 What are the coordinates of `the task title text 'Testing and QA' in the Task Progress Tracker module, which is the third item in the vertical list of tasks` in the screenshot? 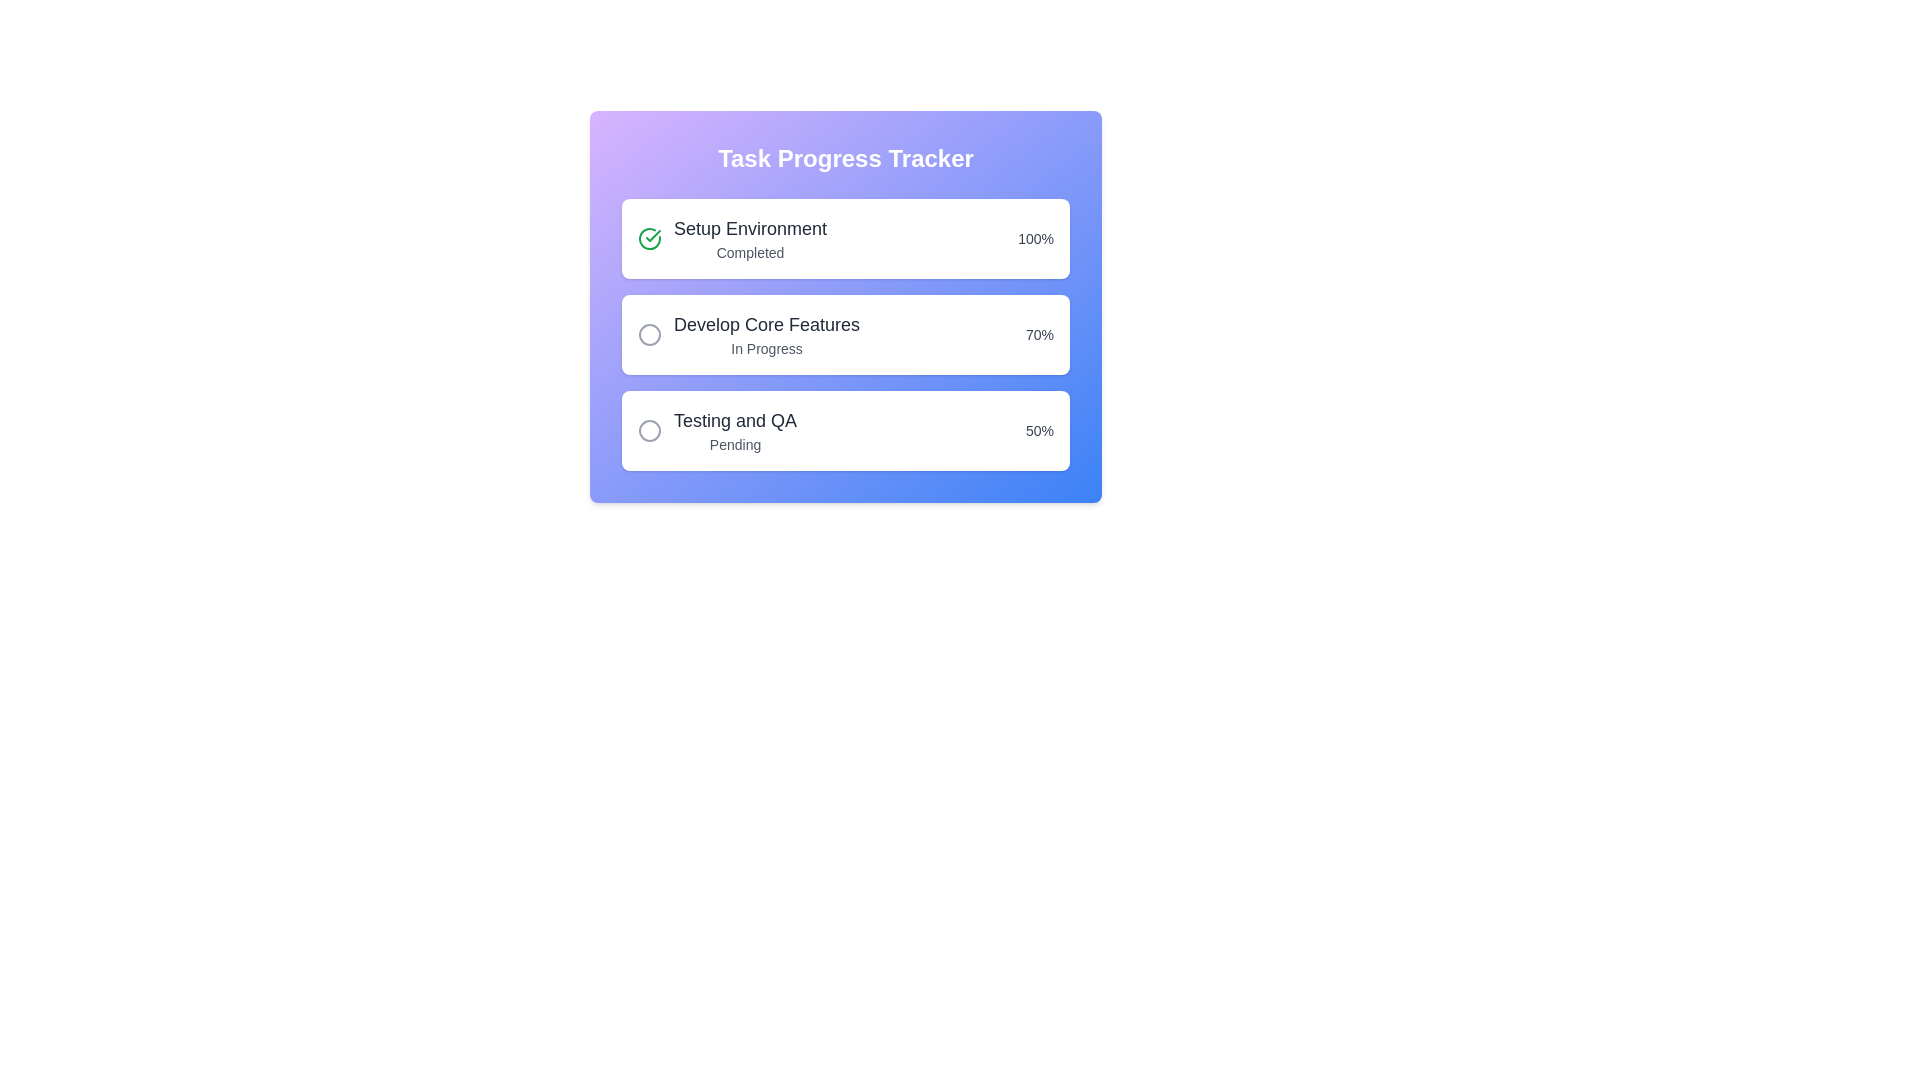 It's located at (734, 419).